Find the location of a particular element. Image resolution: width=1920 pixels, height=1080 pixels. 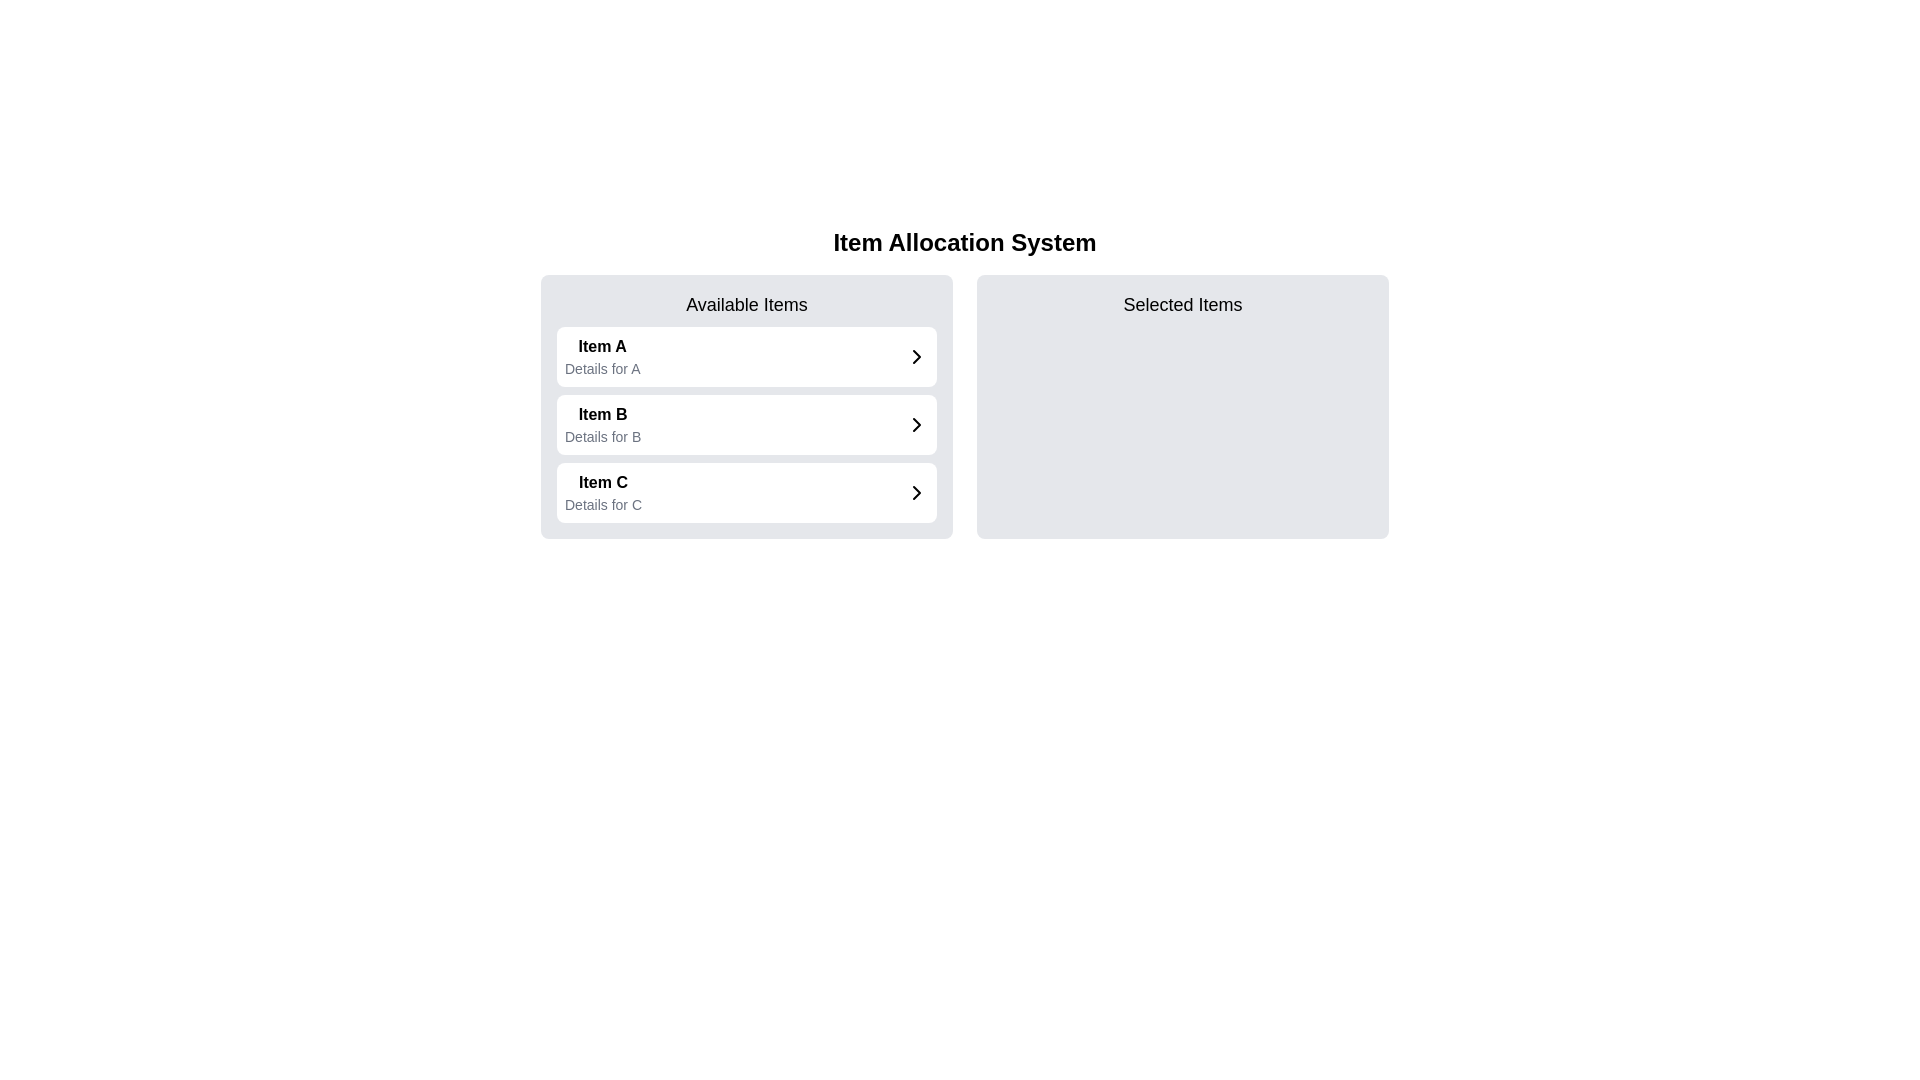

the chevron arrow icon is located at coordinates (915, 493).